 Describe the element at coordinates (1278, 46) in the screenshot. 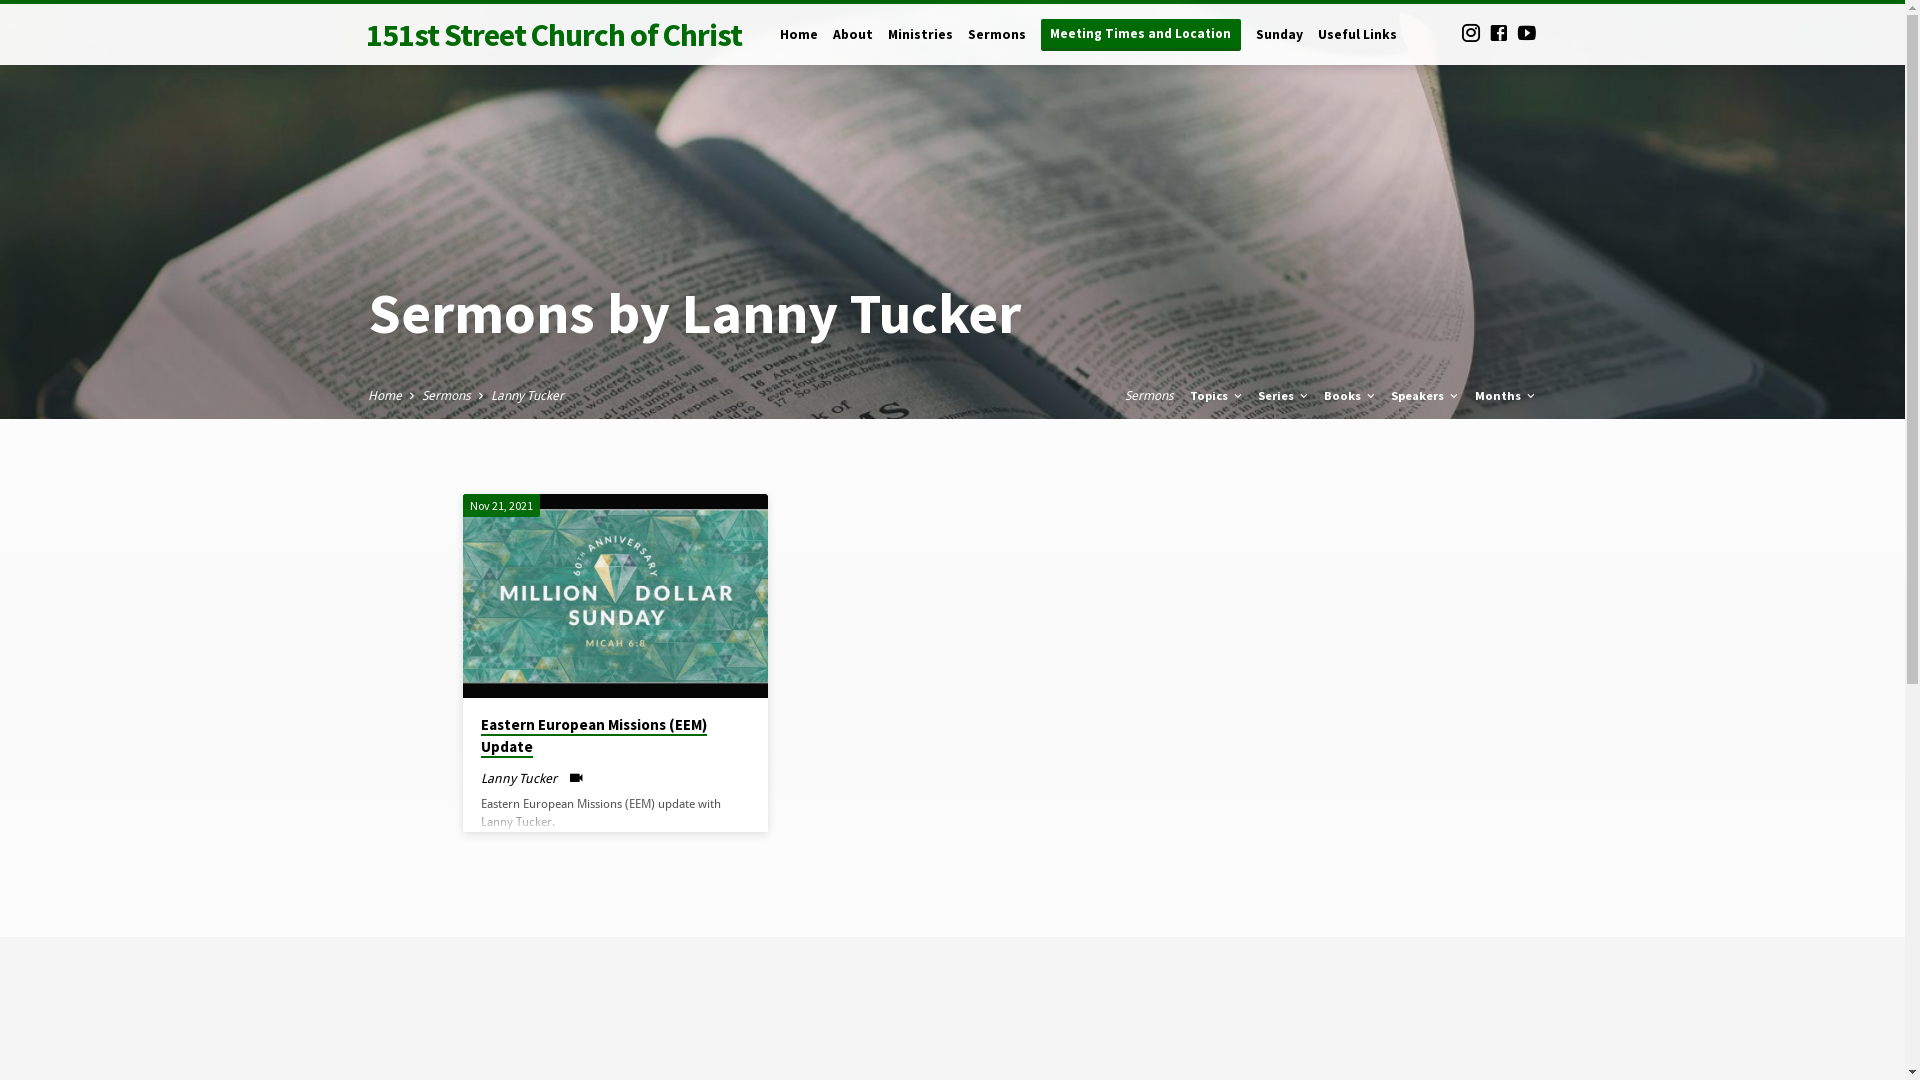

I see `'Sunday'` at that location.